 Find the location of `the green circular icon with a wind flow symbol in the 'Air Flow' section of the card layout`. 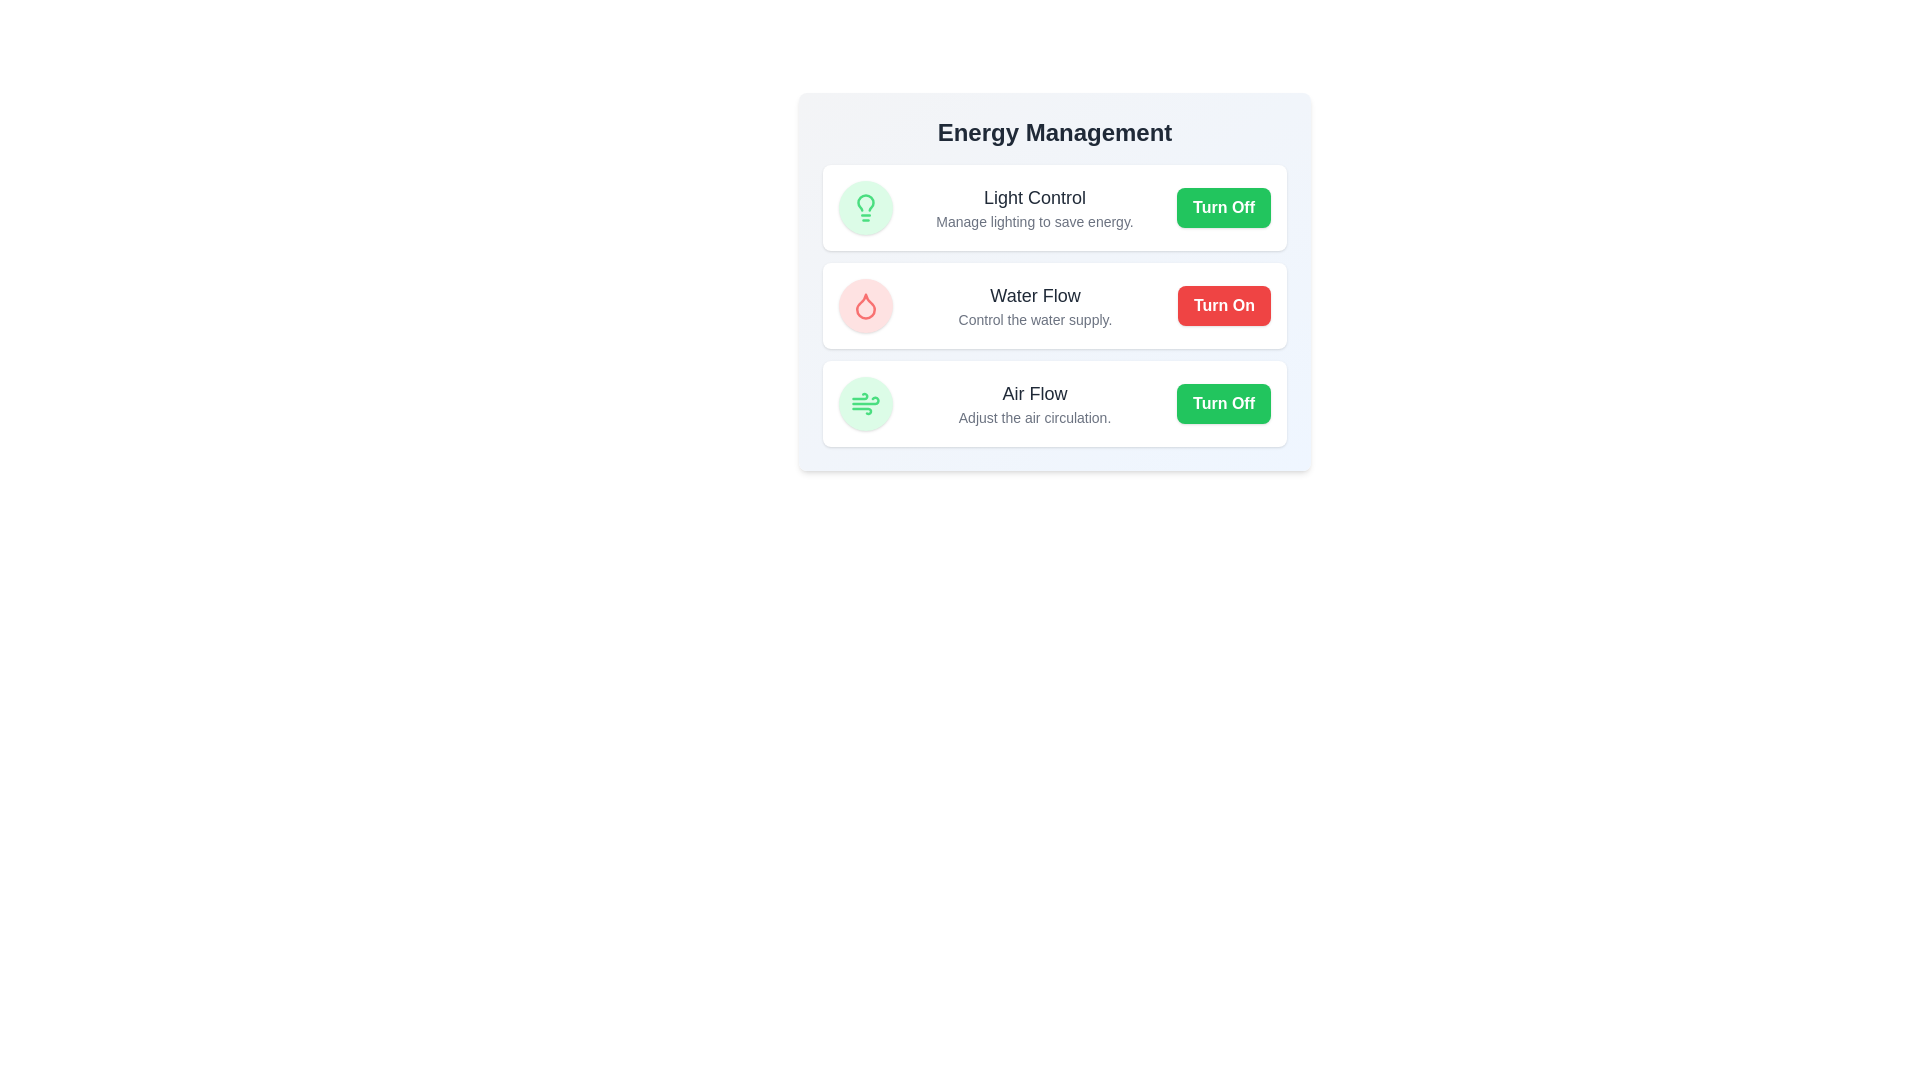

the green circular icon with a wind flow symbol in the 'Air Flow' section of the card layout is located at coordinates (865, 404).